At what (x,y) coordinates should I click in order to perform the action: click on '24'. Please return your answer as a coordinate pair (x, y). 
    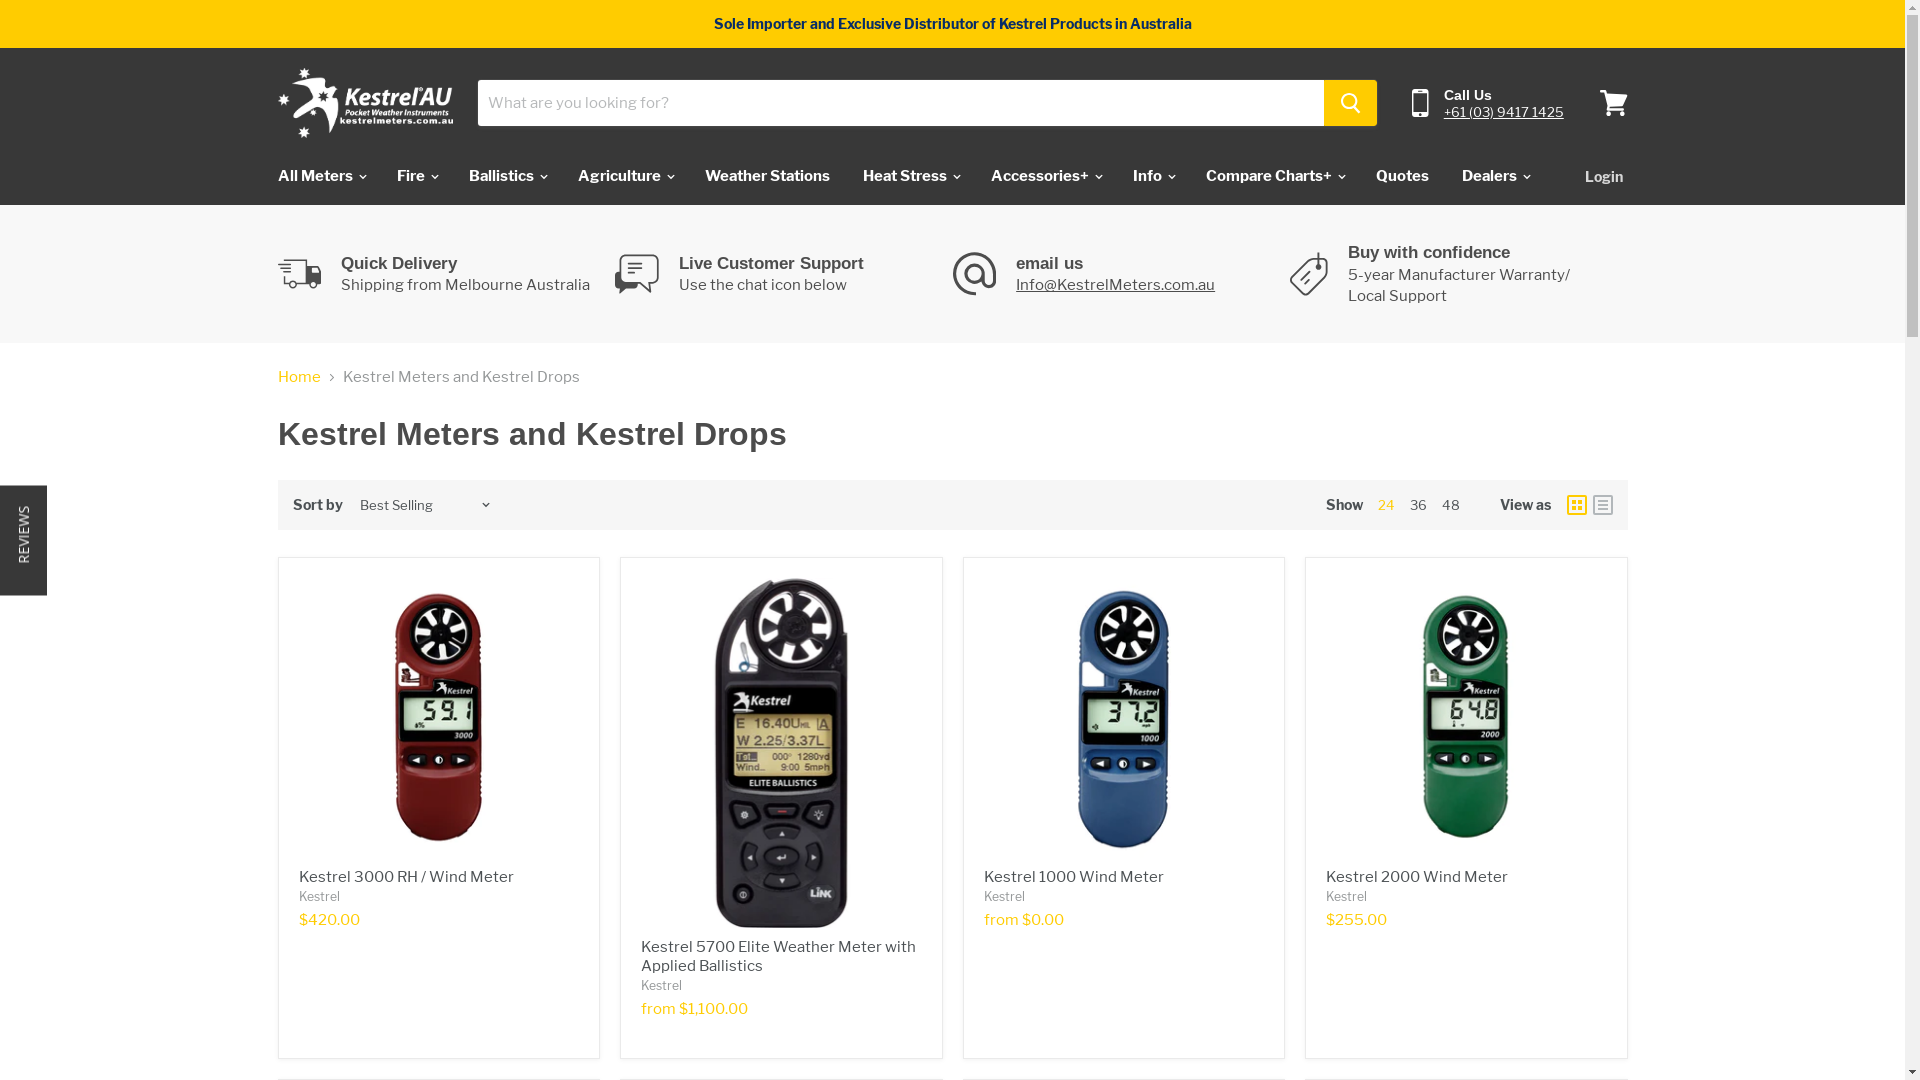
    Looking at the image, I should click on (1376, 504).